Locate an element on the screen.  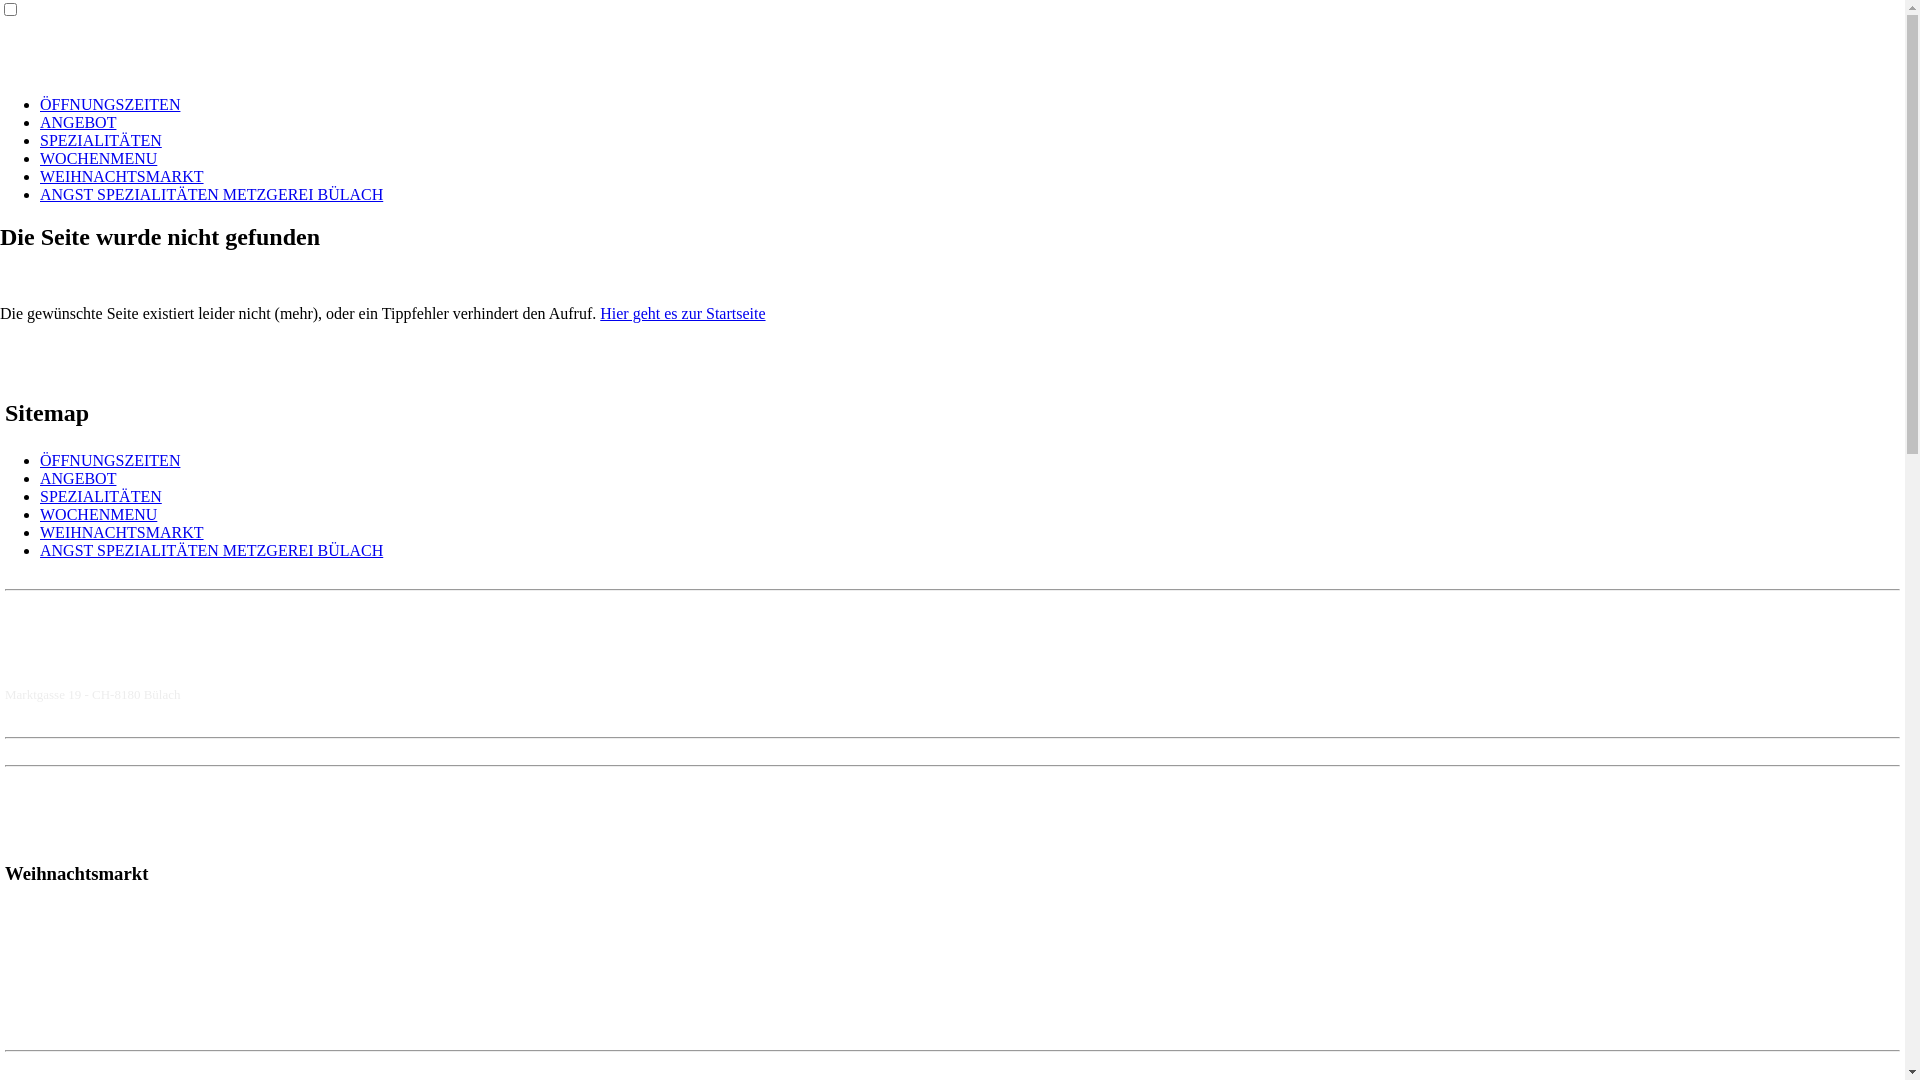
'WOCHENMENU' is located at coordinates (97, 157).